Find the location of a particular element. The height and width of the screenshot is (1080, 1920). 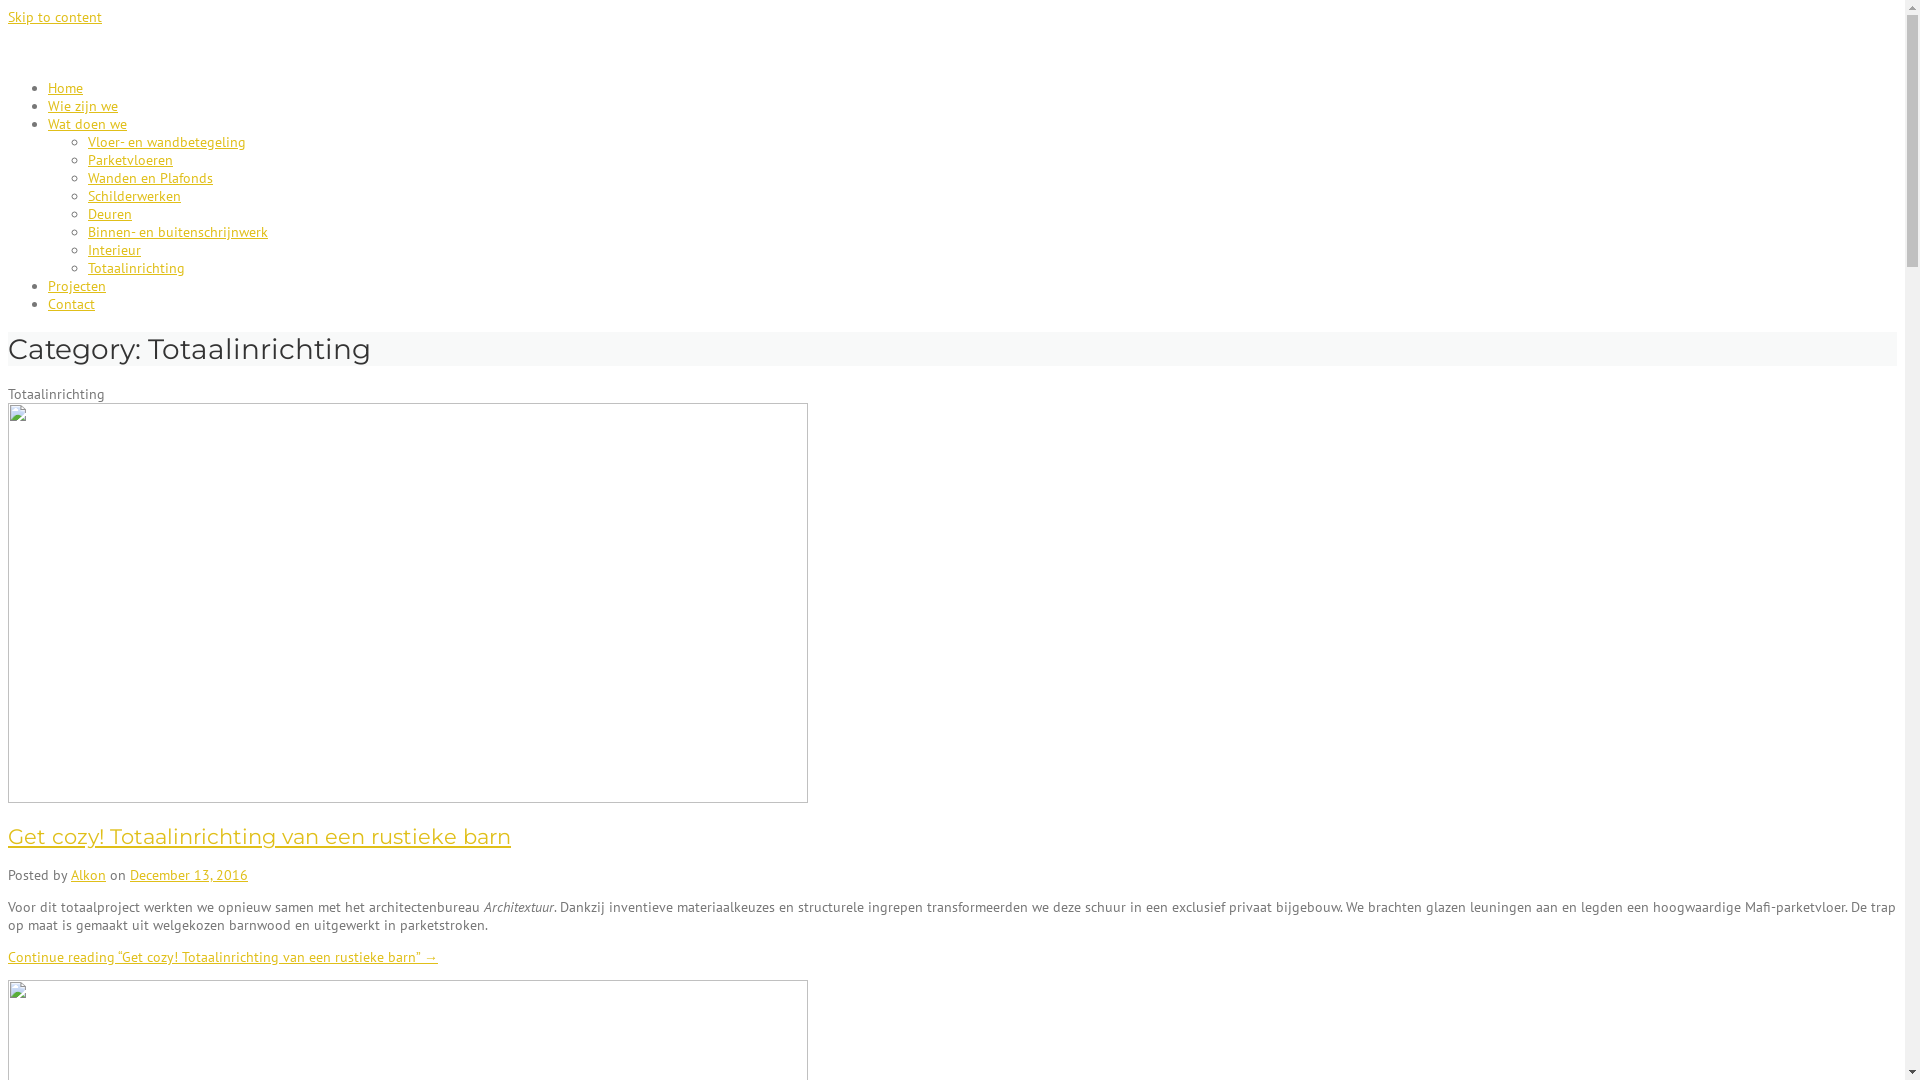

'Alkon' is located at coordinates (87, 874).